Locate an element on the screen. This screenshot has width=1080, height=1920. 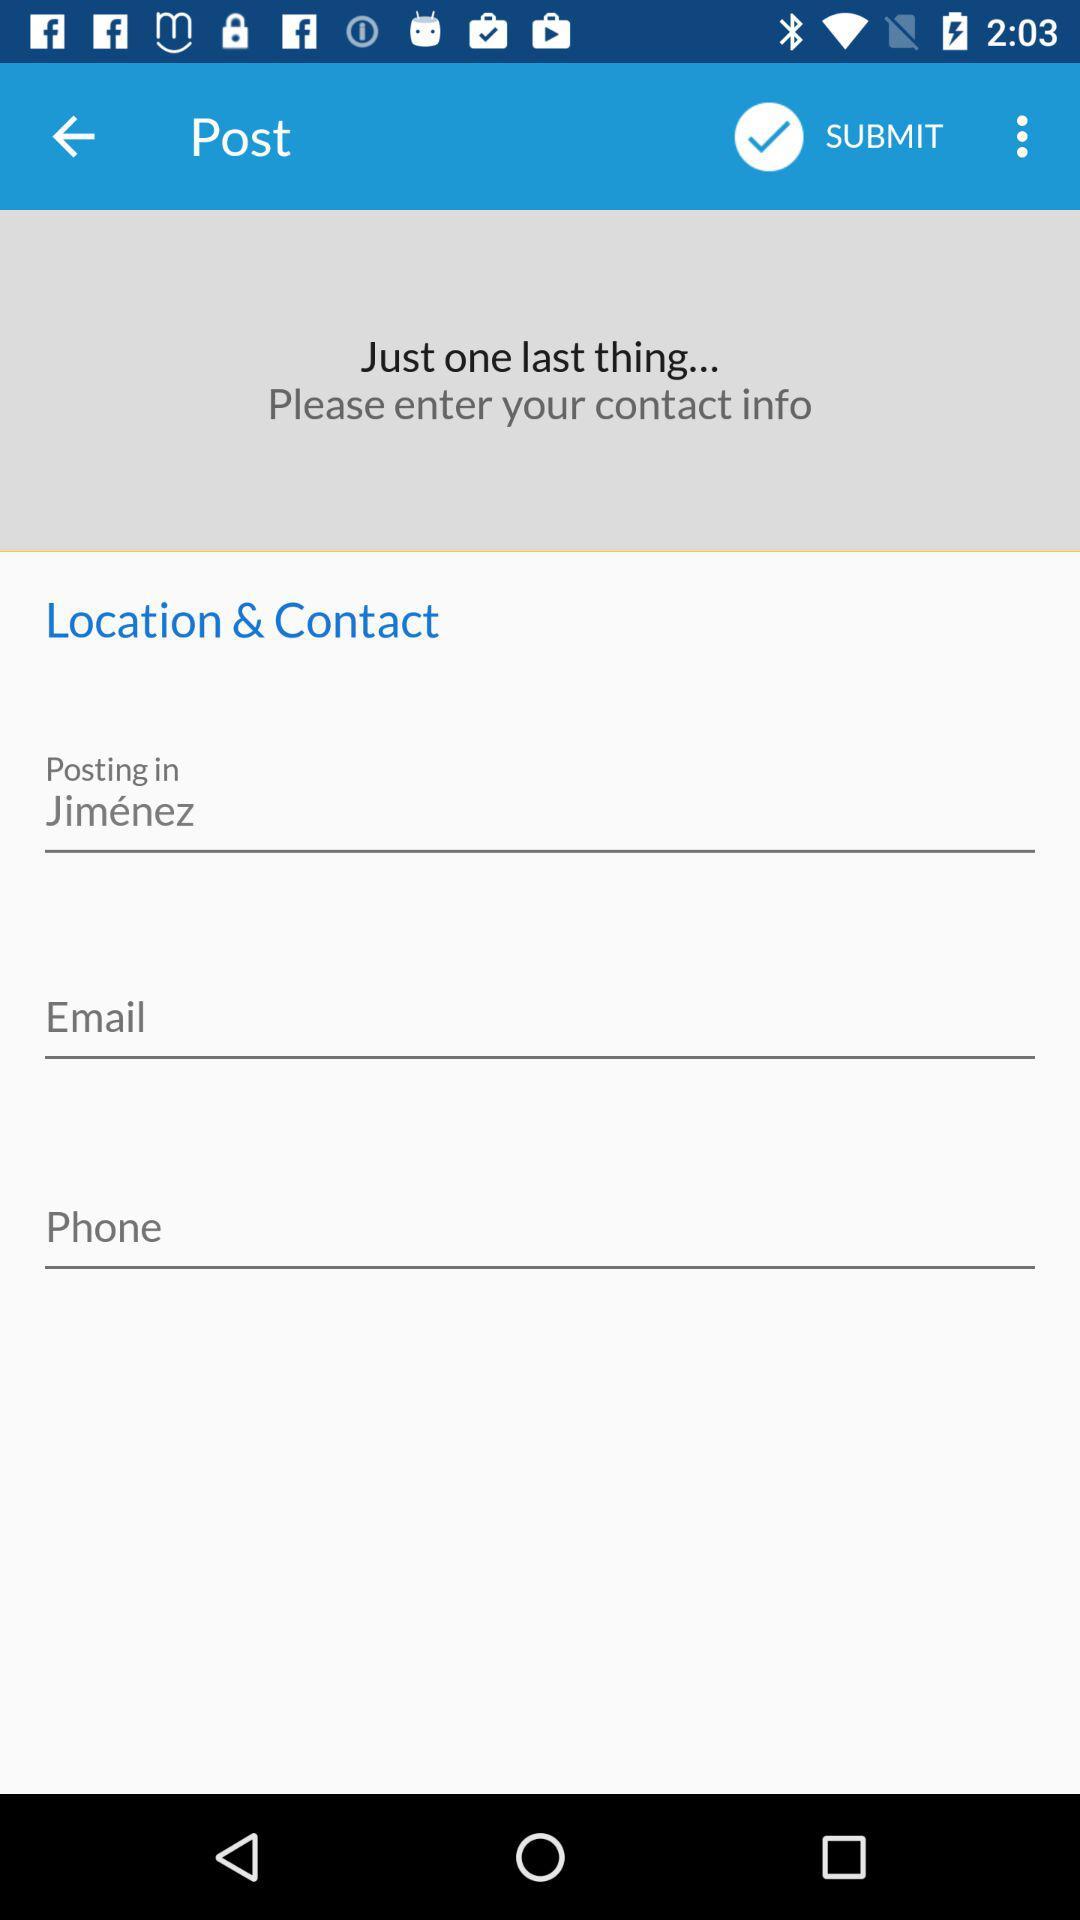
the icon next to the post is located at coordinates (72, 135).